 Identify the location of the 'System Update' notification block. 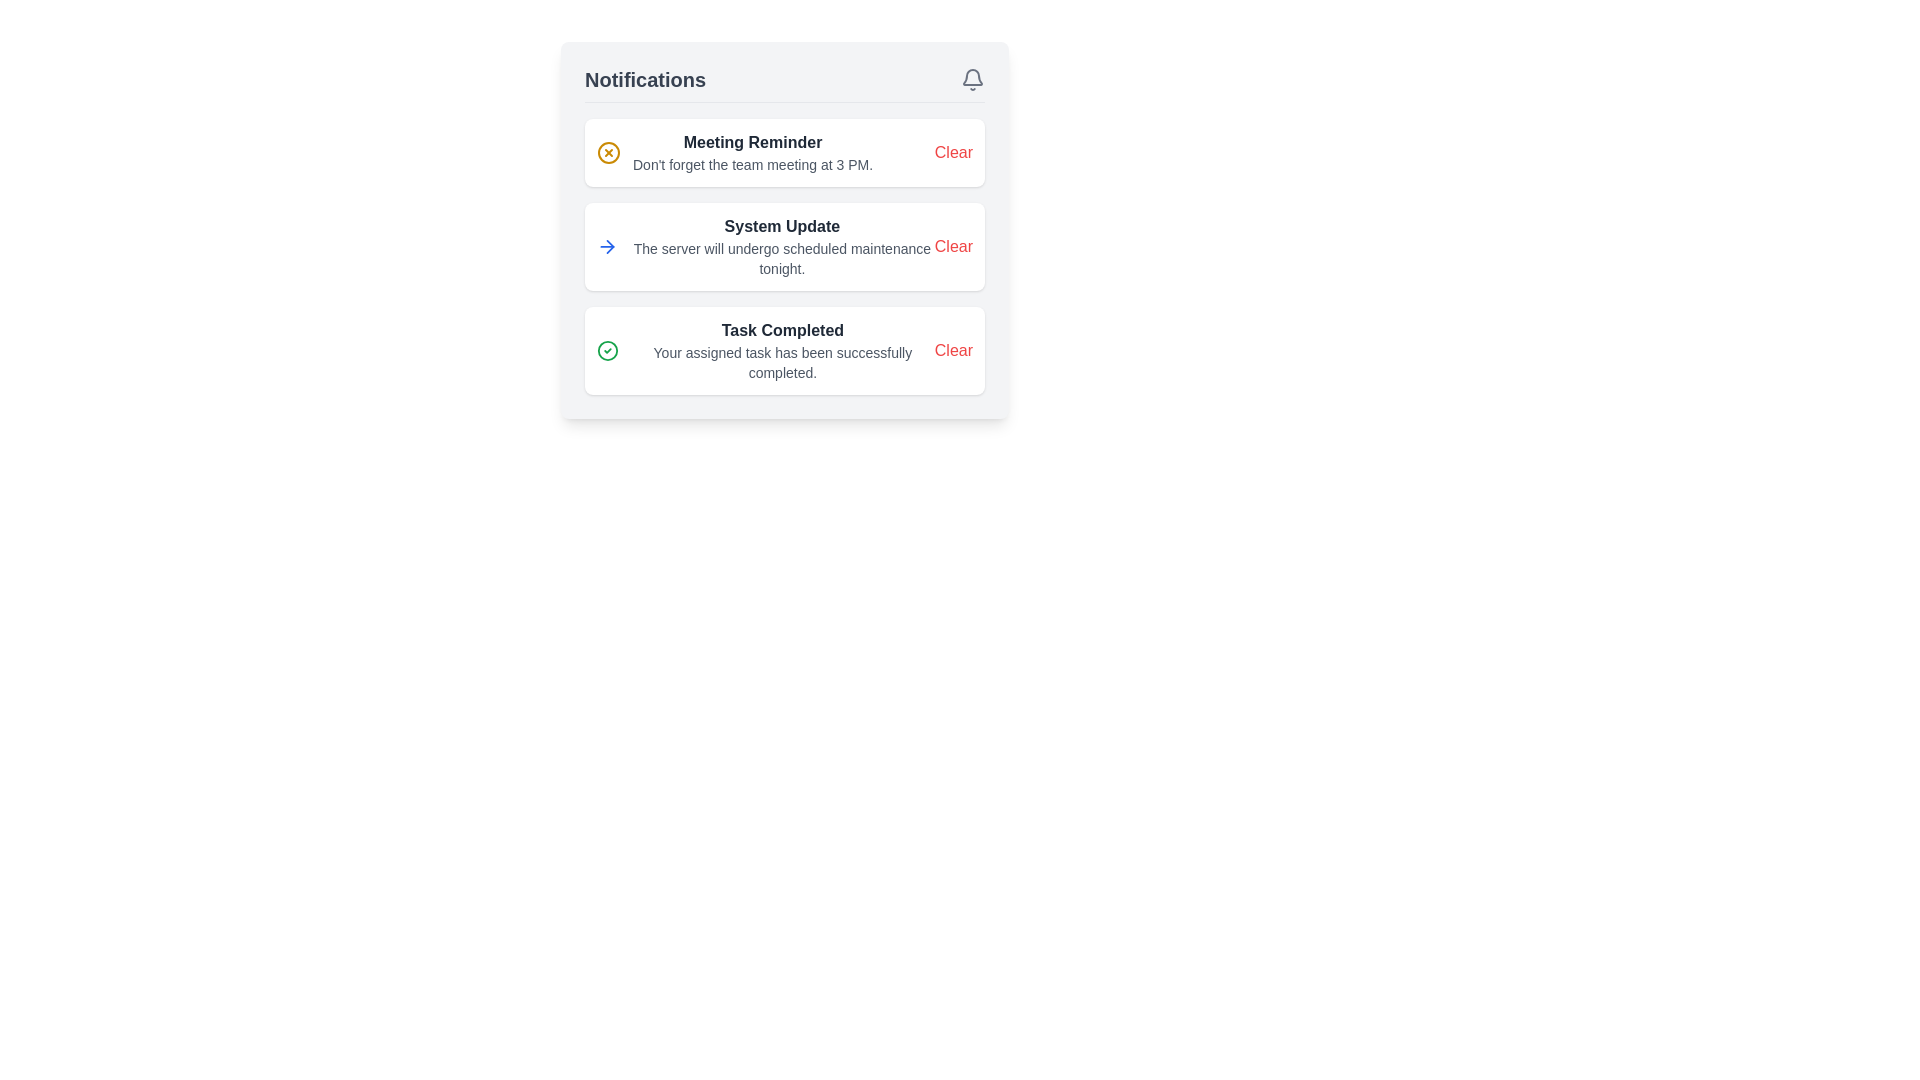
(784, 256).